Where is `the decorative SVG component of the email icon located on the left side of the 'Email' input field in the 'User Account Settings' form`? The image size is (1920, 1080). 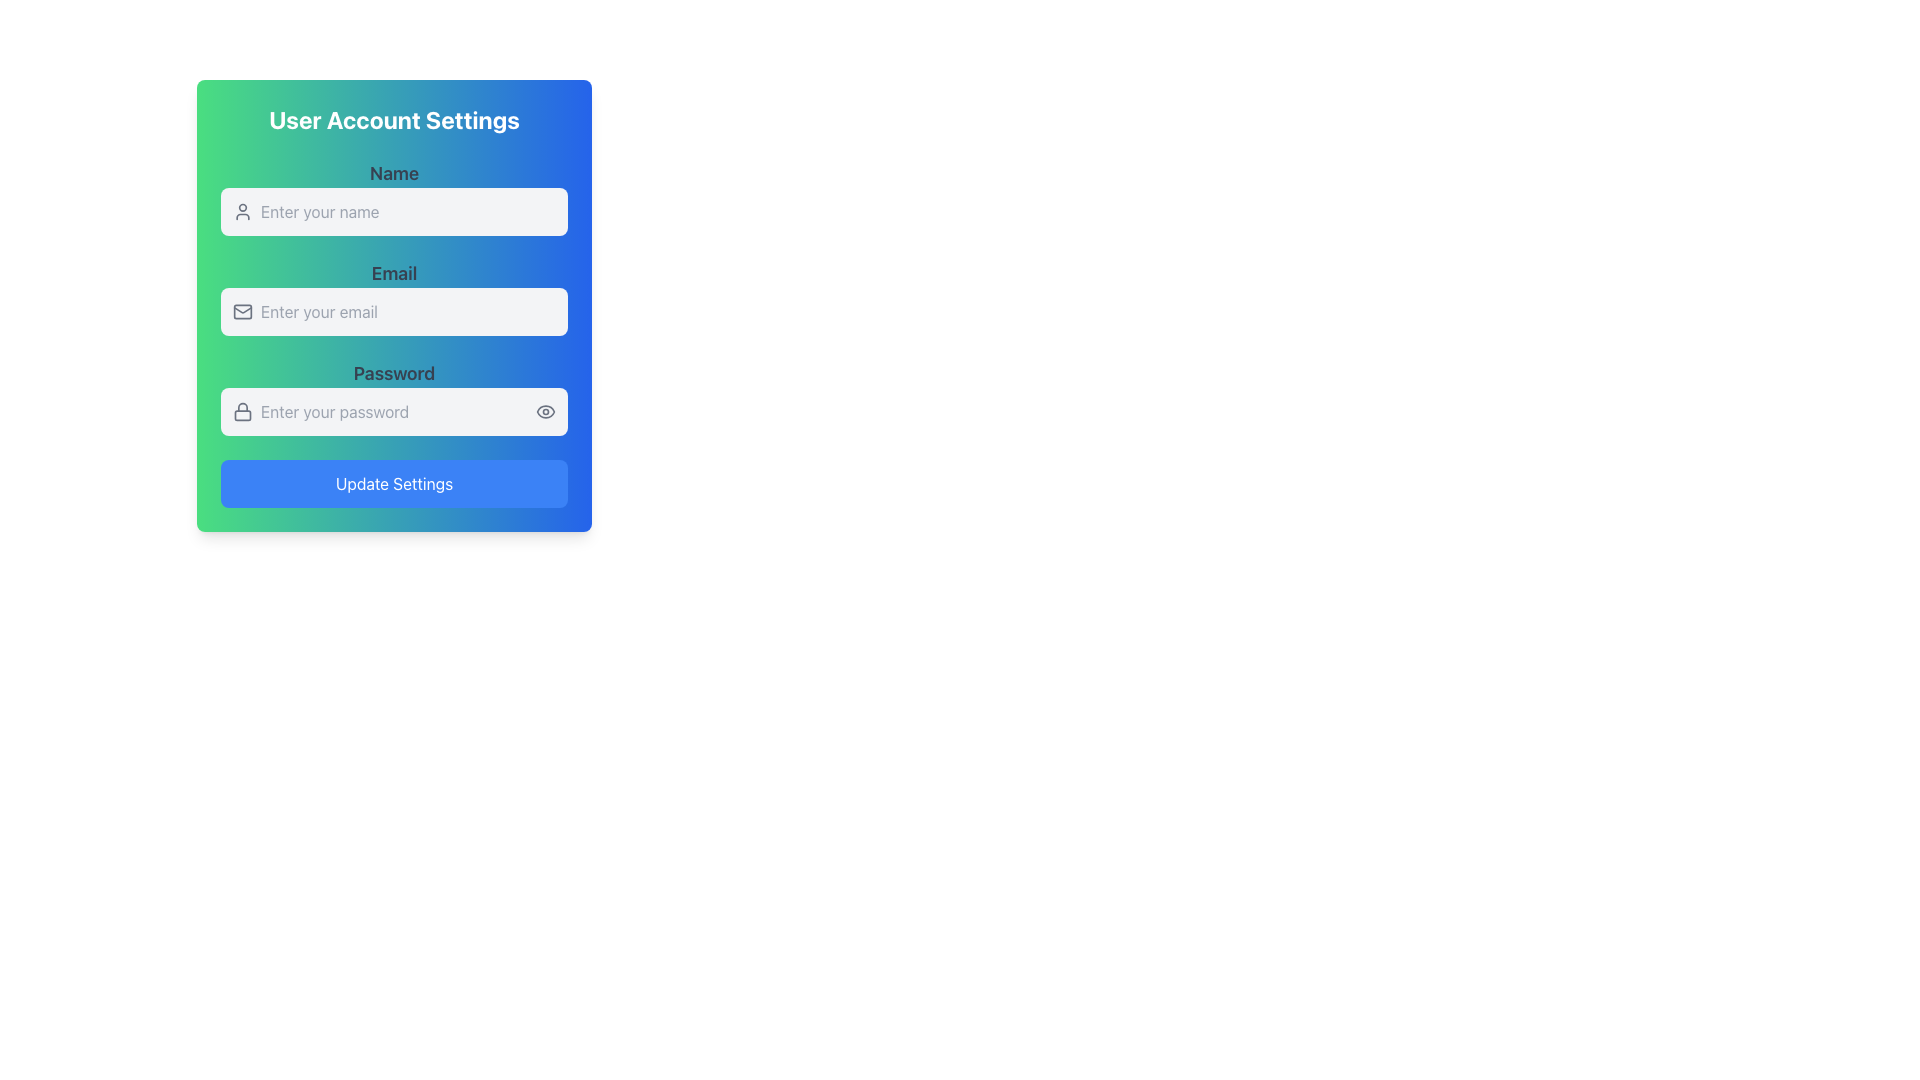
the decorative SVG component of the email icon located on the left side of the 'Email' input field in the 'User Account Settings' form is located at coordinates (242, 312).